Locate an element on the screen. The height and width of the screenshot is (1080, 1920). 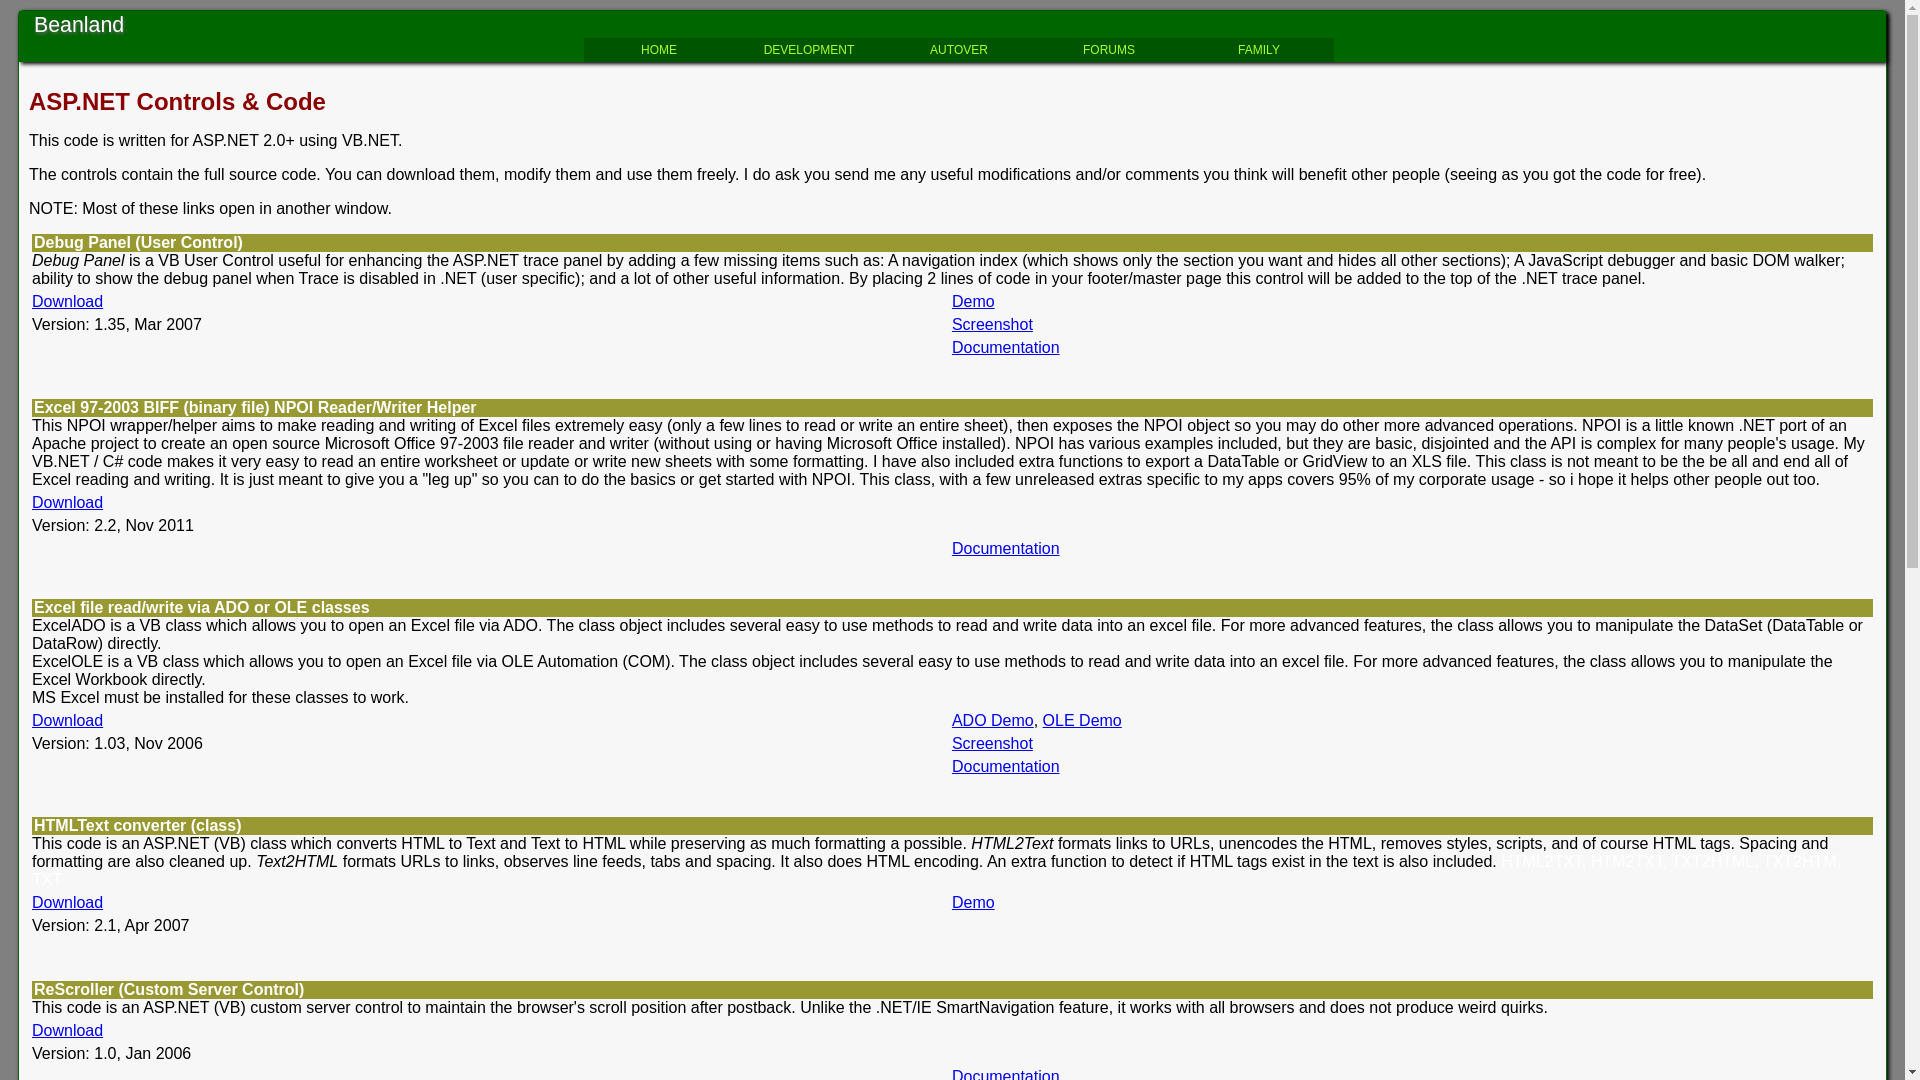
'FORUMS' is located at coordinates (1107, 49).